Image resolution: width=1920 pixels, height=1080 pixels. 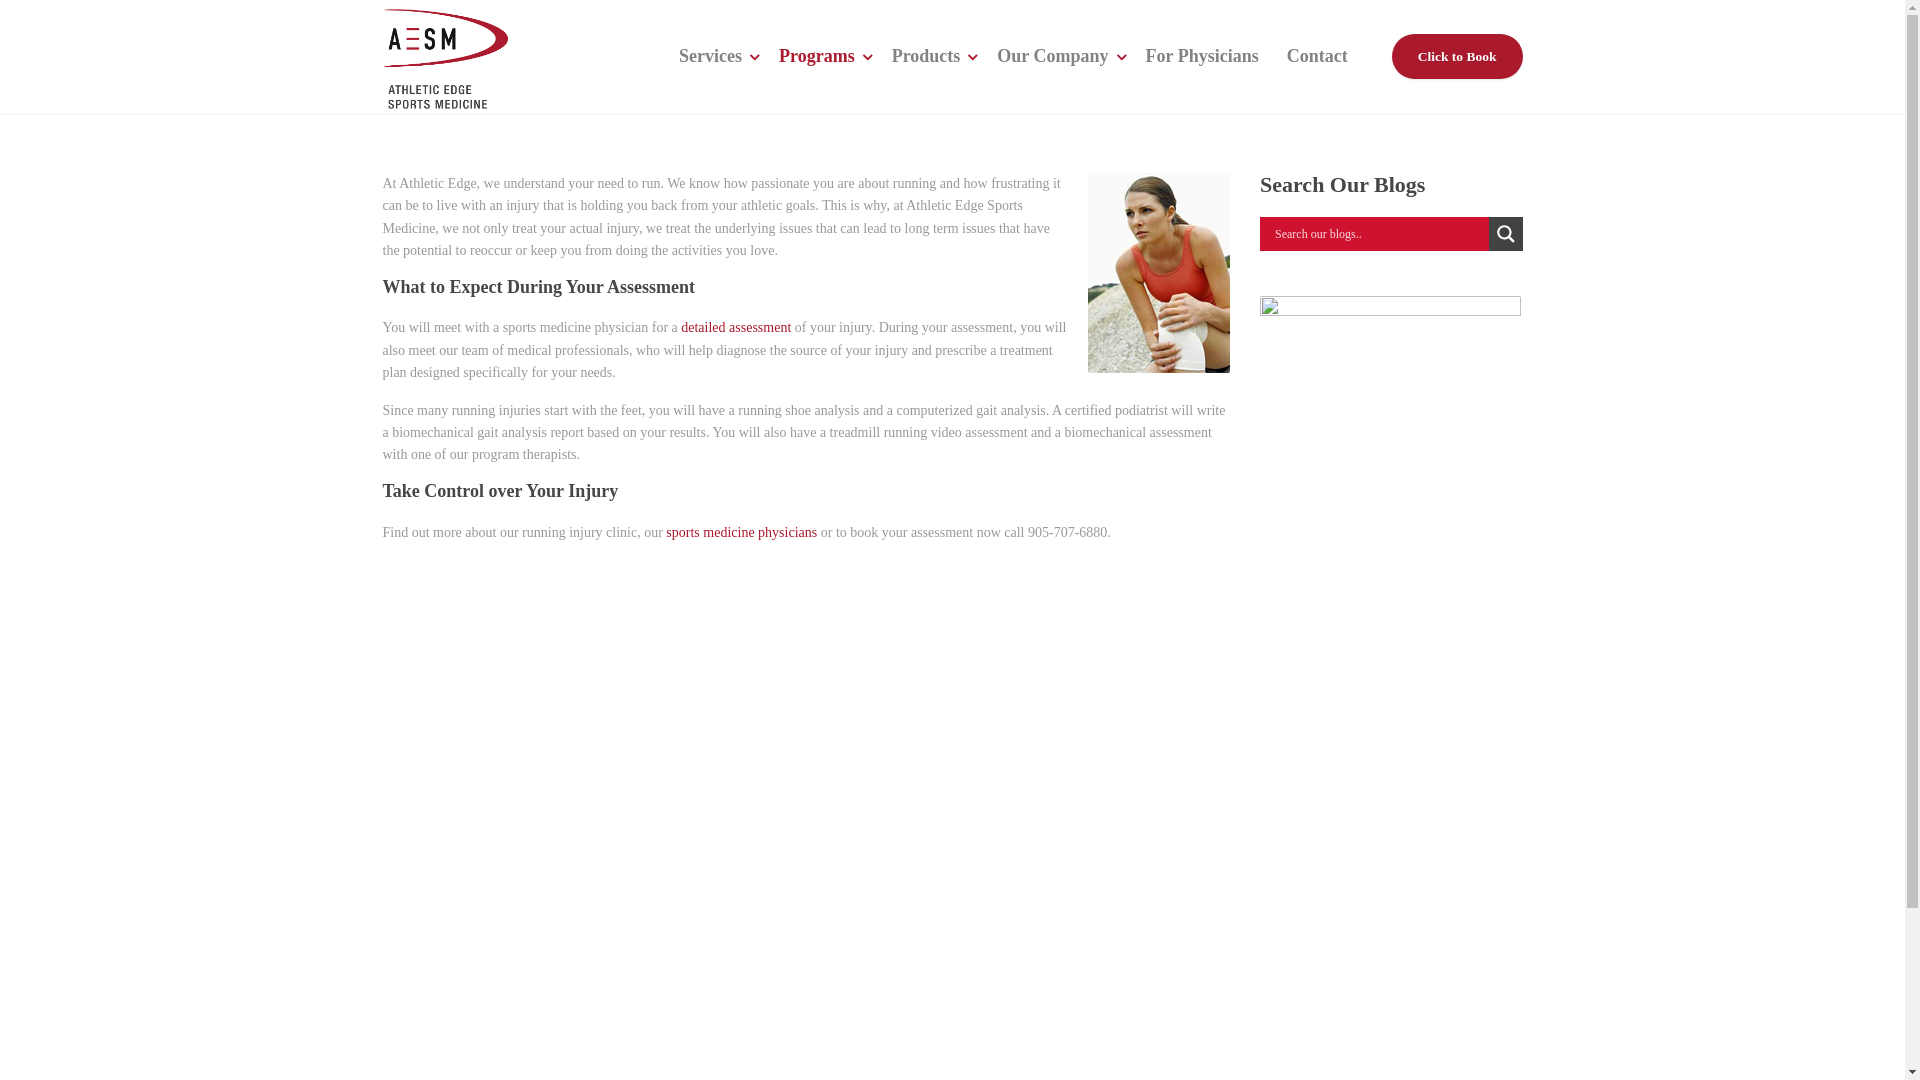 I want to click on 'Our Company', so click(x=1055, y=55).